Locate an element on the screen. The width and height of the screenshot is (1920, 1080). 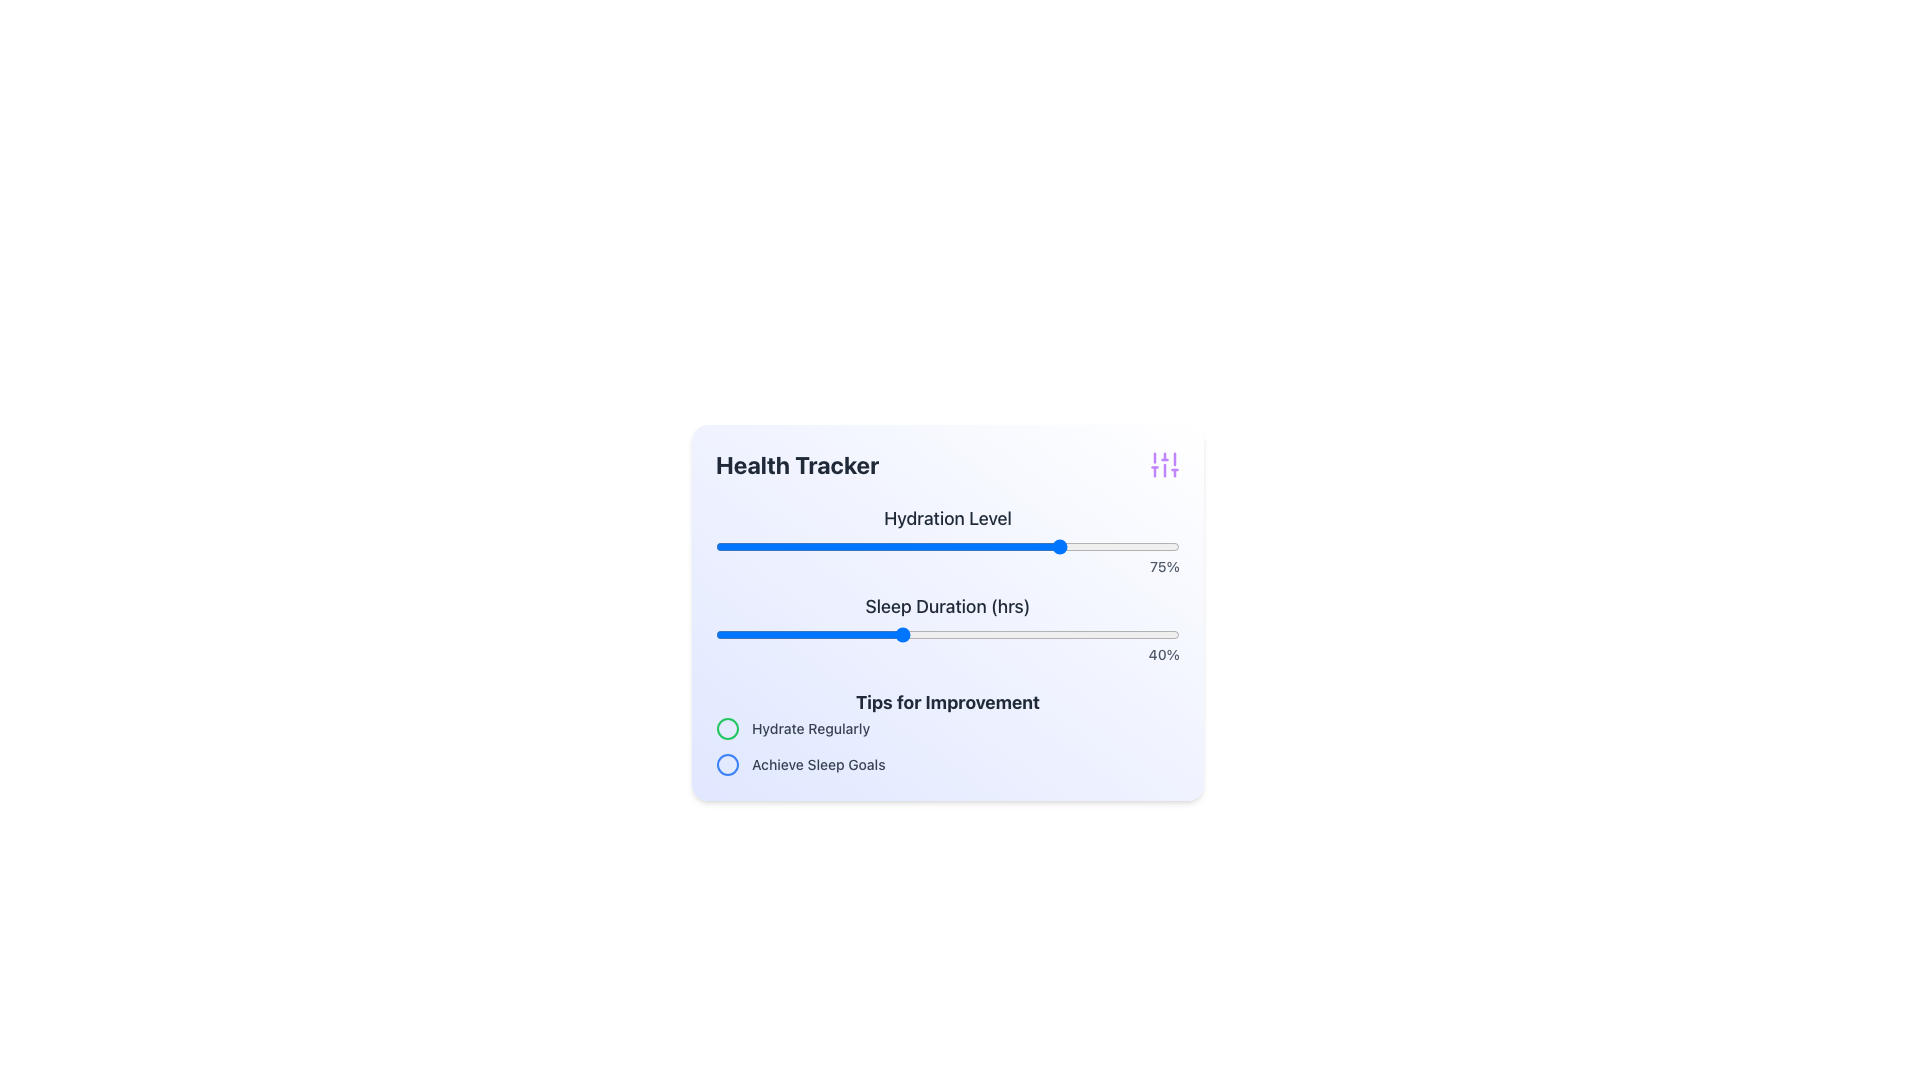
the static text label displaying 'Hydrate Regularly', which is located beside the green circular icon in the 'Tips for Improvement' section of the interface is located at coordinates (811, 729).